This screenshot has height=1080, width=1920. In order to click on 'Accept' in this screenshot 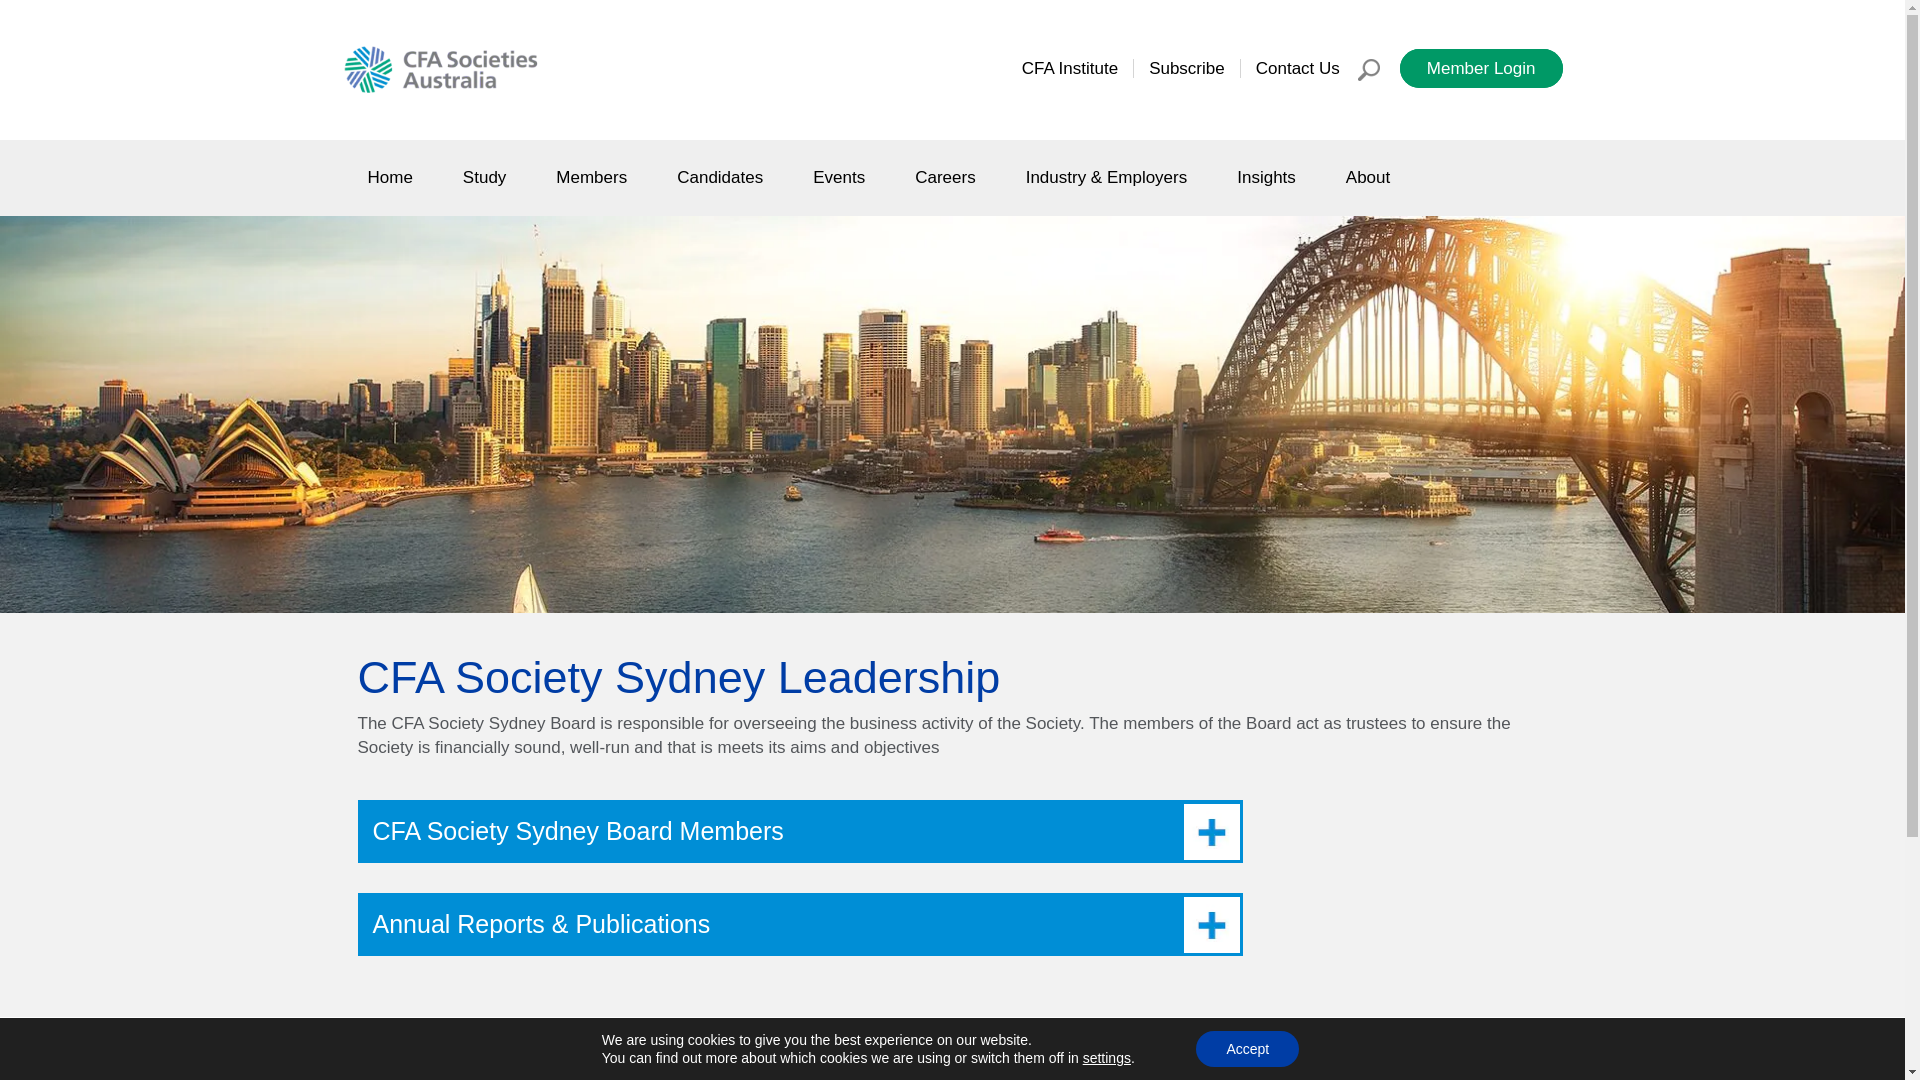, I will do `click(1195, 1048)`.